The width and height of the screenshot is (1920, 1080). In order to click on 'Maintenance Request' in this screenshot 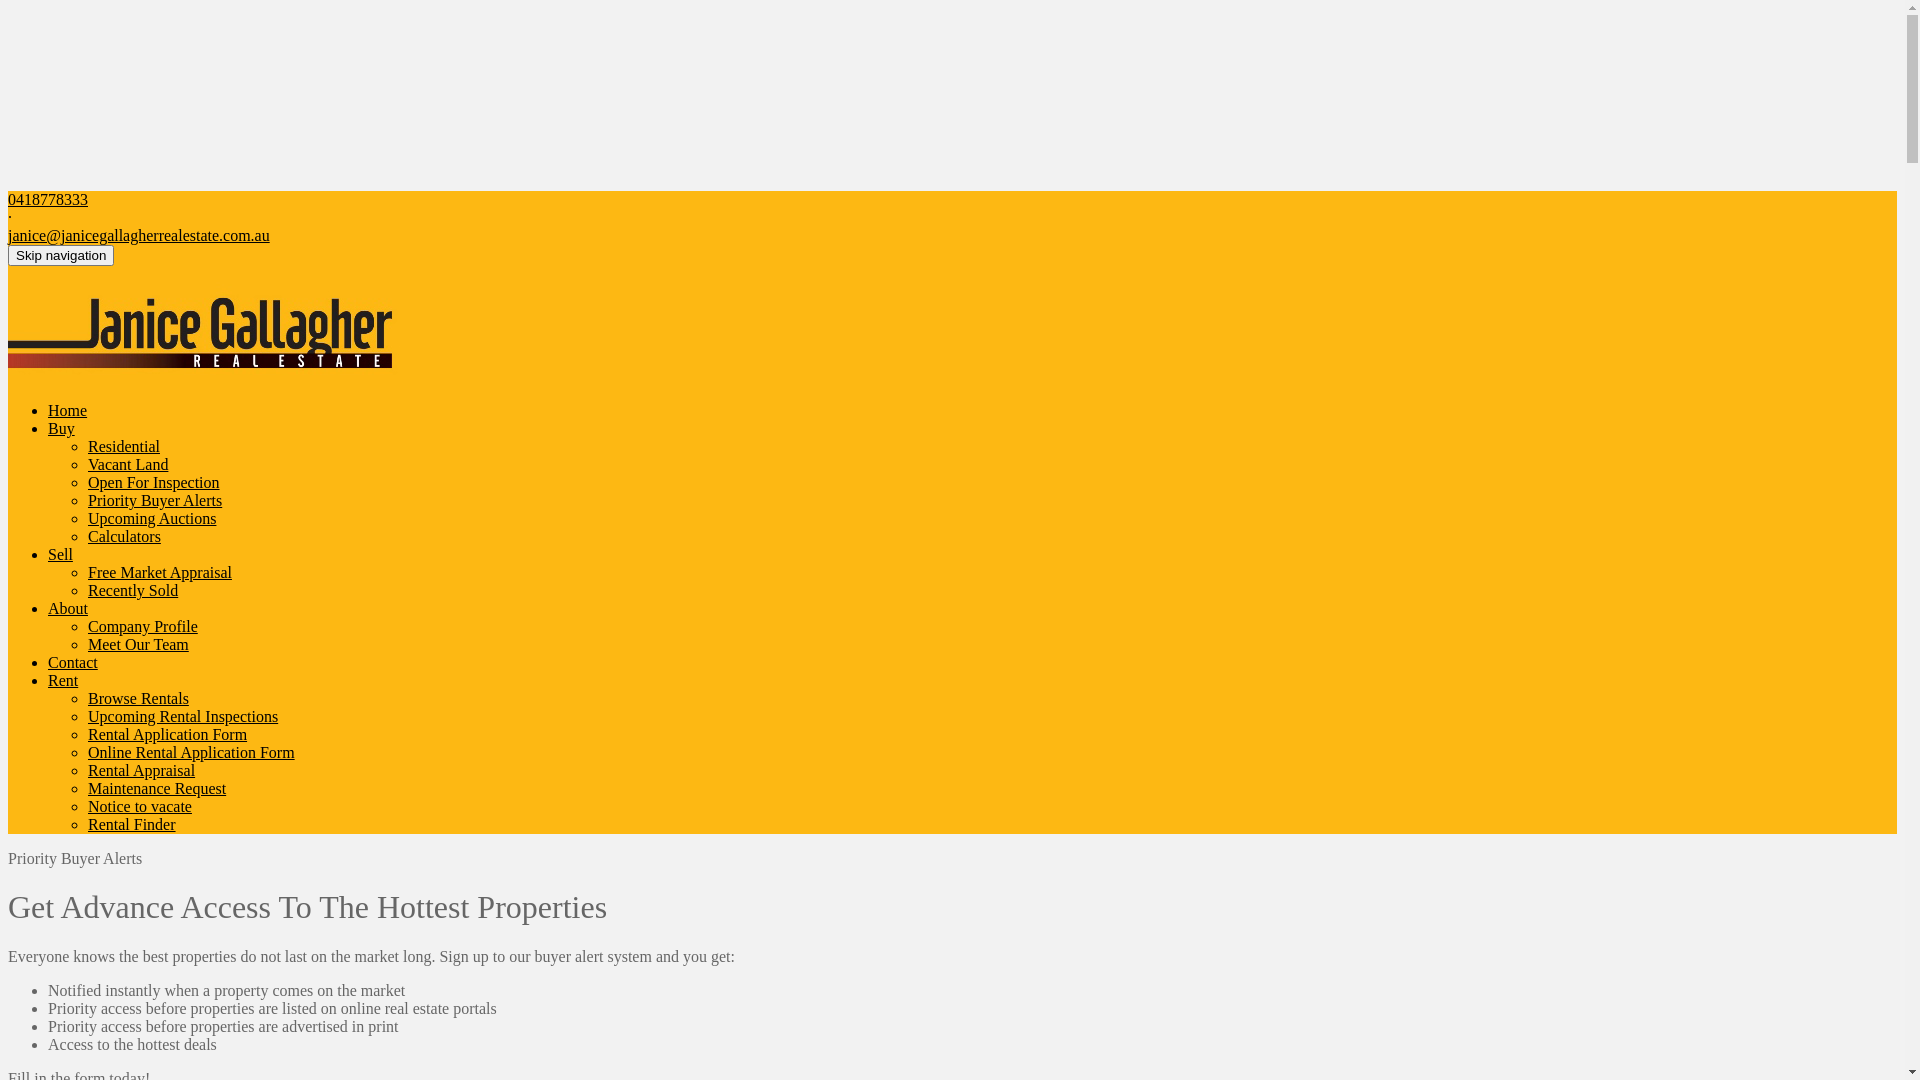, I will do `click(156, 787)`.